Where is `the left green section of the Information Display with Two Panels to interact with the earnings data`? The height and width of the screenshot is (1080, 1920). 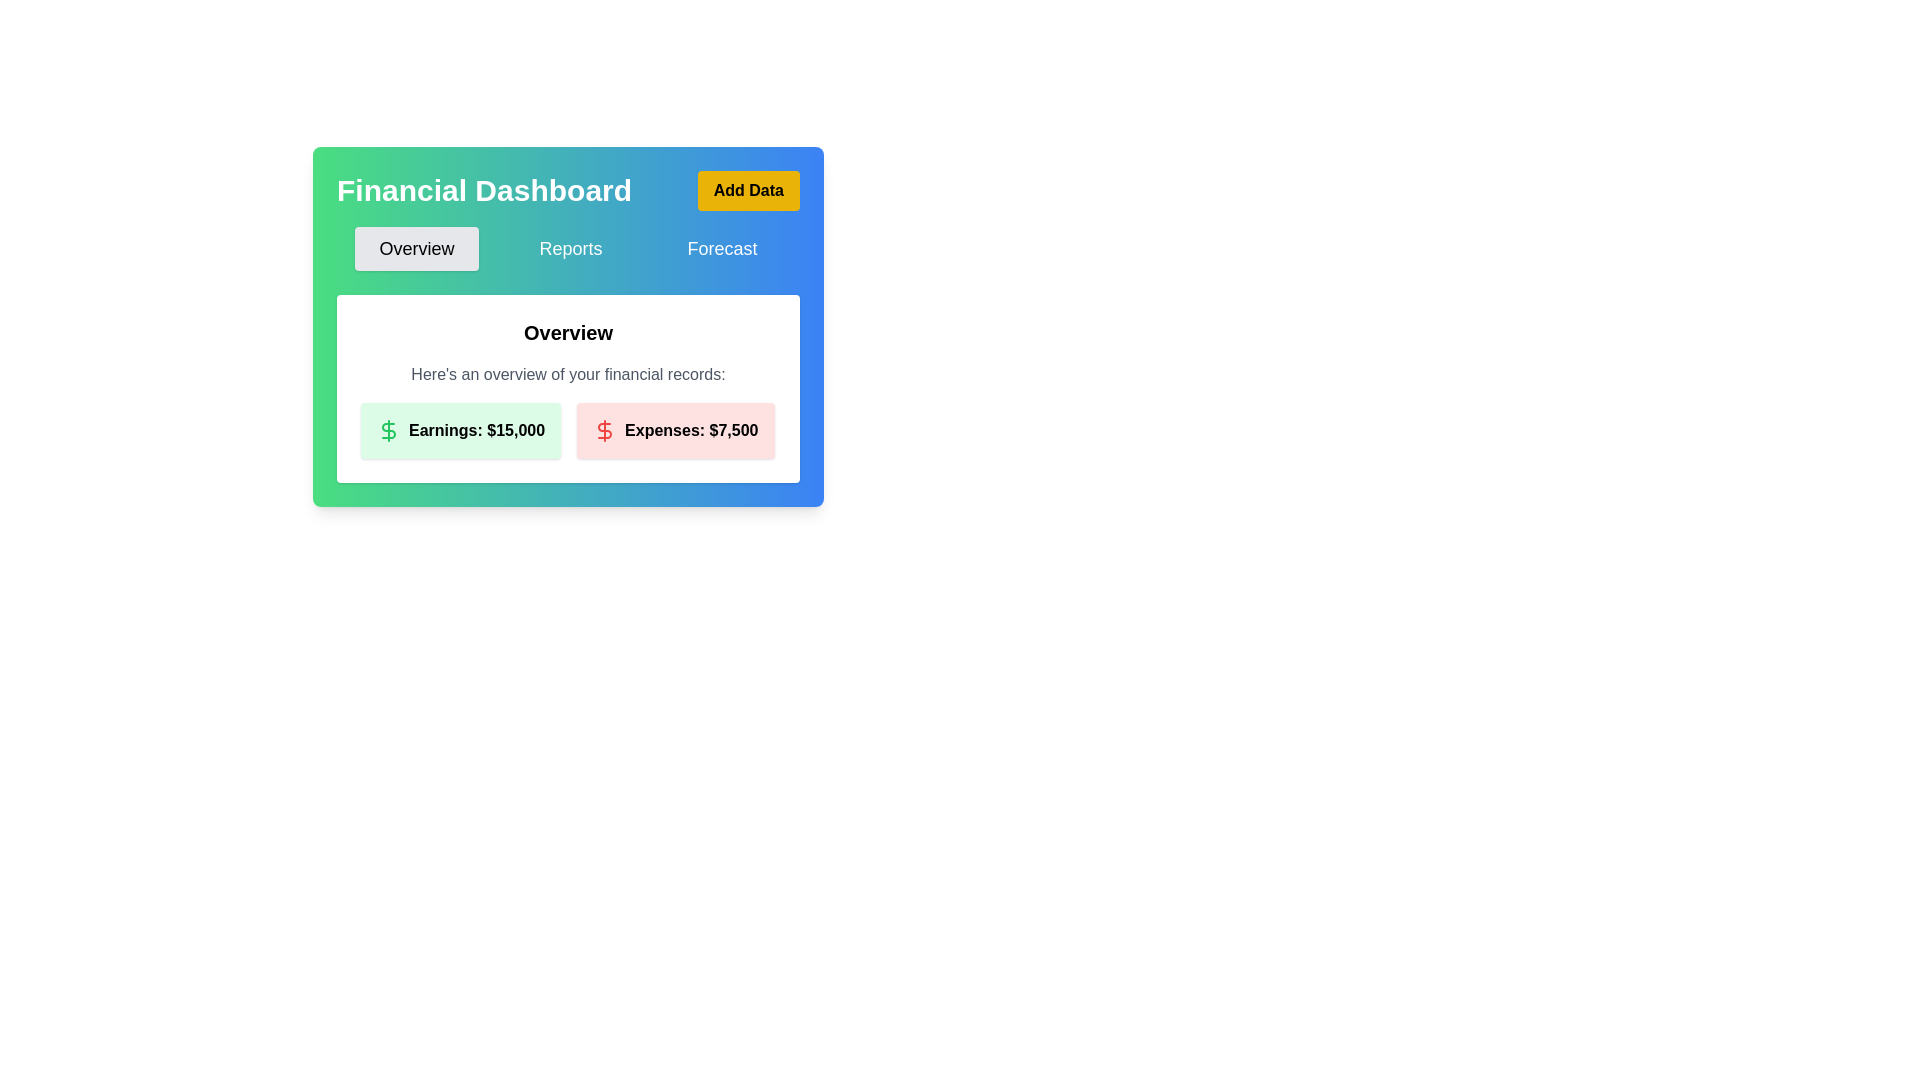 the left green section of the Information Display with Two Panels to interact with the earnings data is located at coordinates (567, 430).